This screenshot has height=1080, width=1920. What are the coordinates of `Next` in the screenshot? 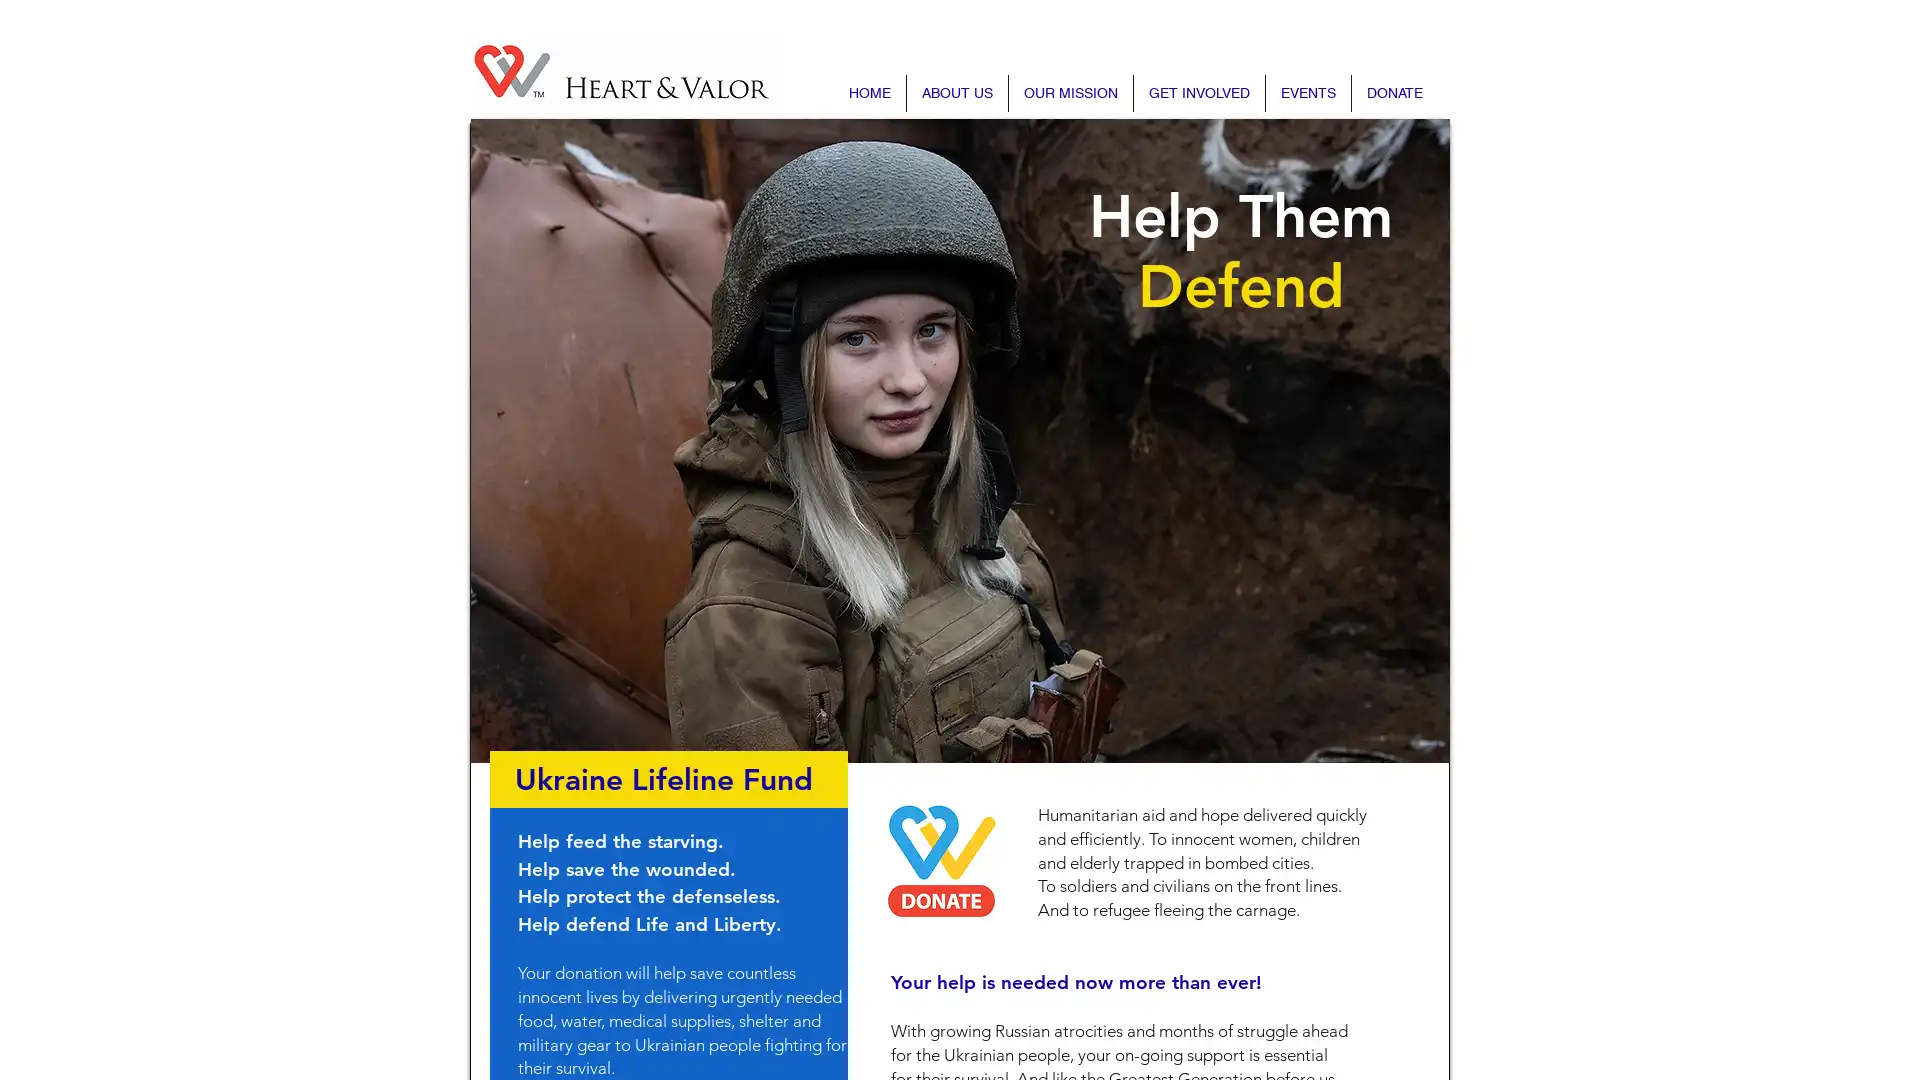 It's located at (1376, 439).